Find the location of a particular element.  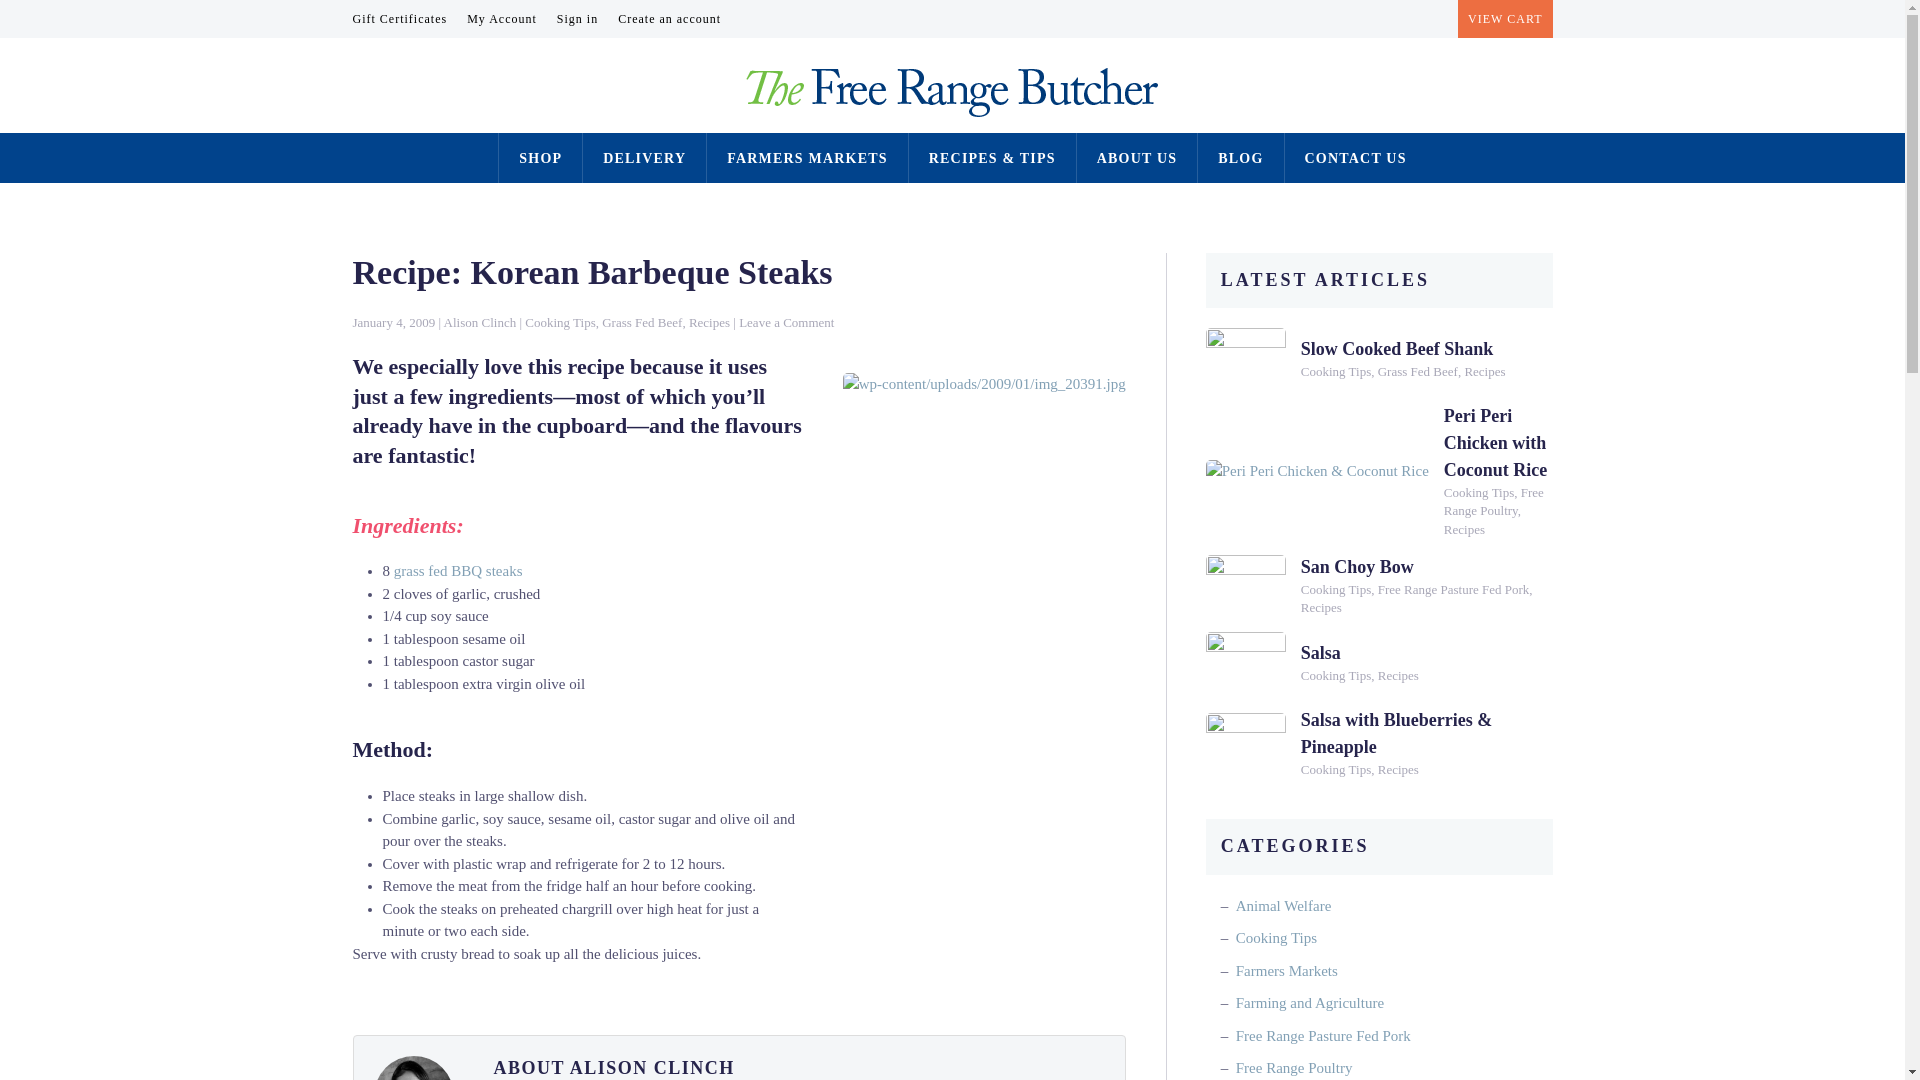

'San Choy Bow' is located at coordinates (1357, 567).